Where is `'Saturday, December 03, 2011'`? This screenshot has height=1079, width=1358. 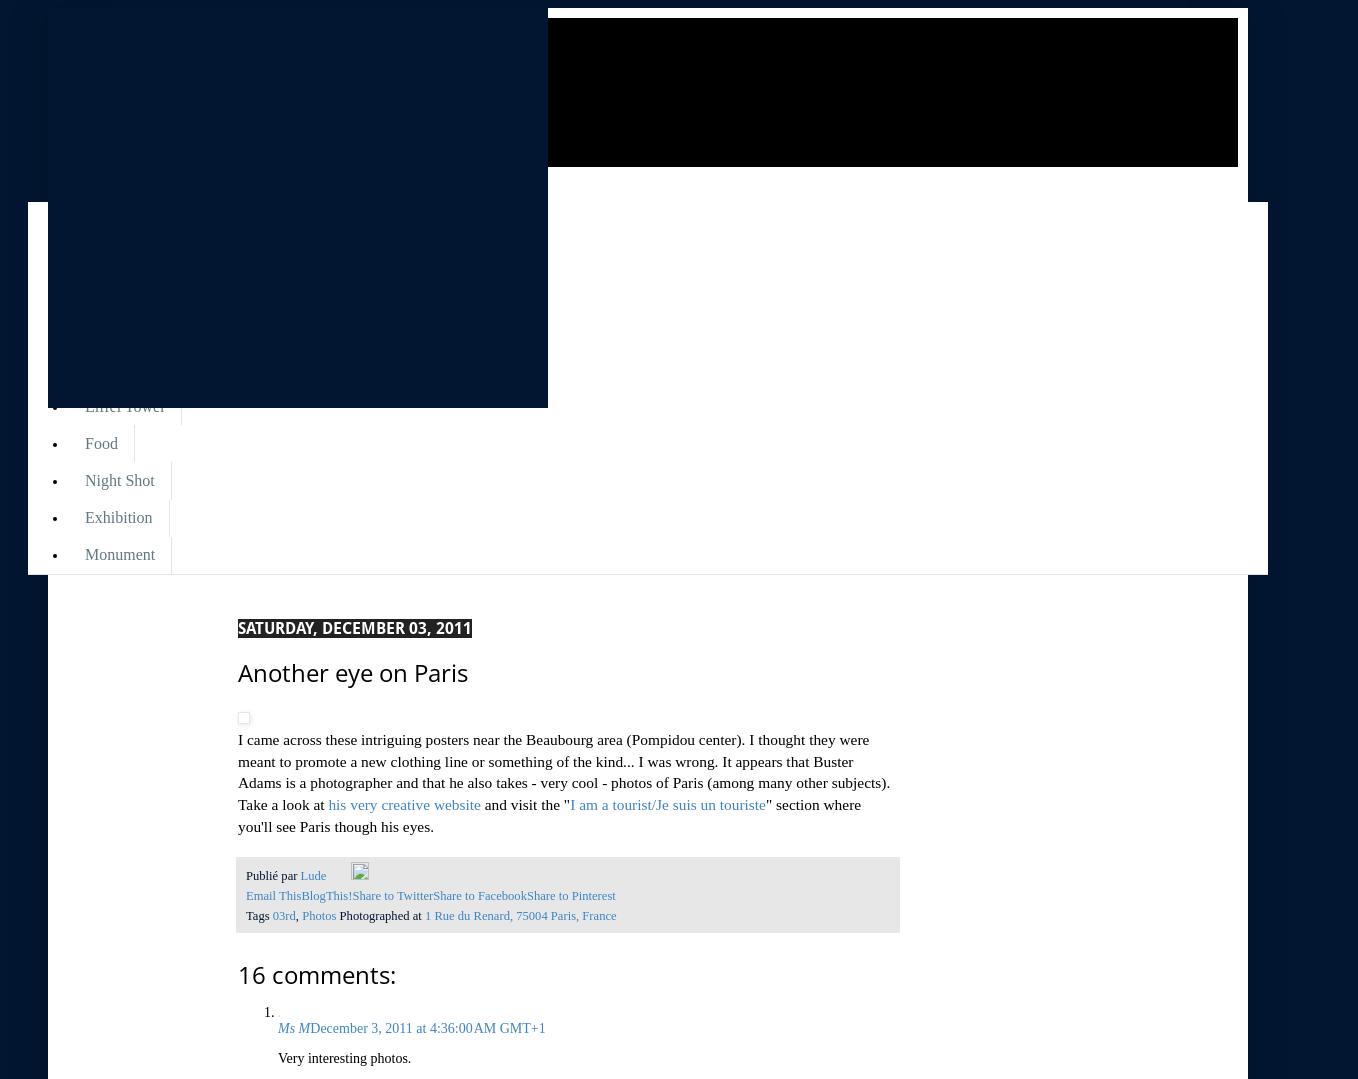
'Saturday, December 03, 2011' is located at coordinates (237, 626).